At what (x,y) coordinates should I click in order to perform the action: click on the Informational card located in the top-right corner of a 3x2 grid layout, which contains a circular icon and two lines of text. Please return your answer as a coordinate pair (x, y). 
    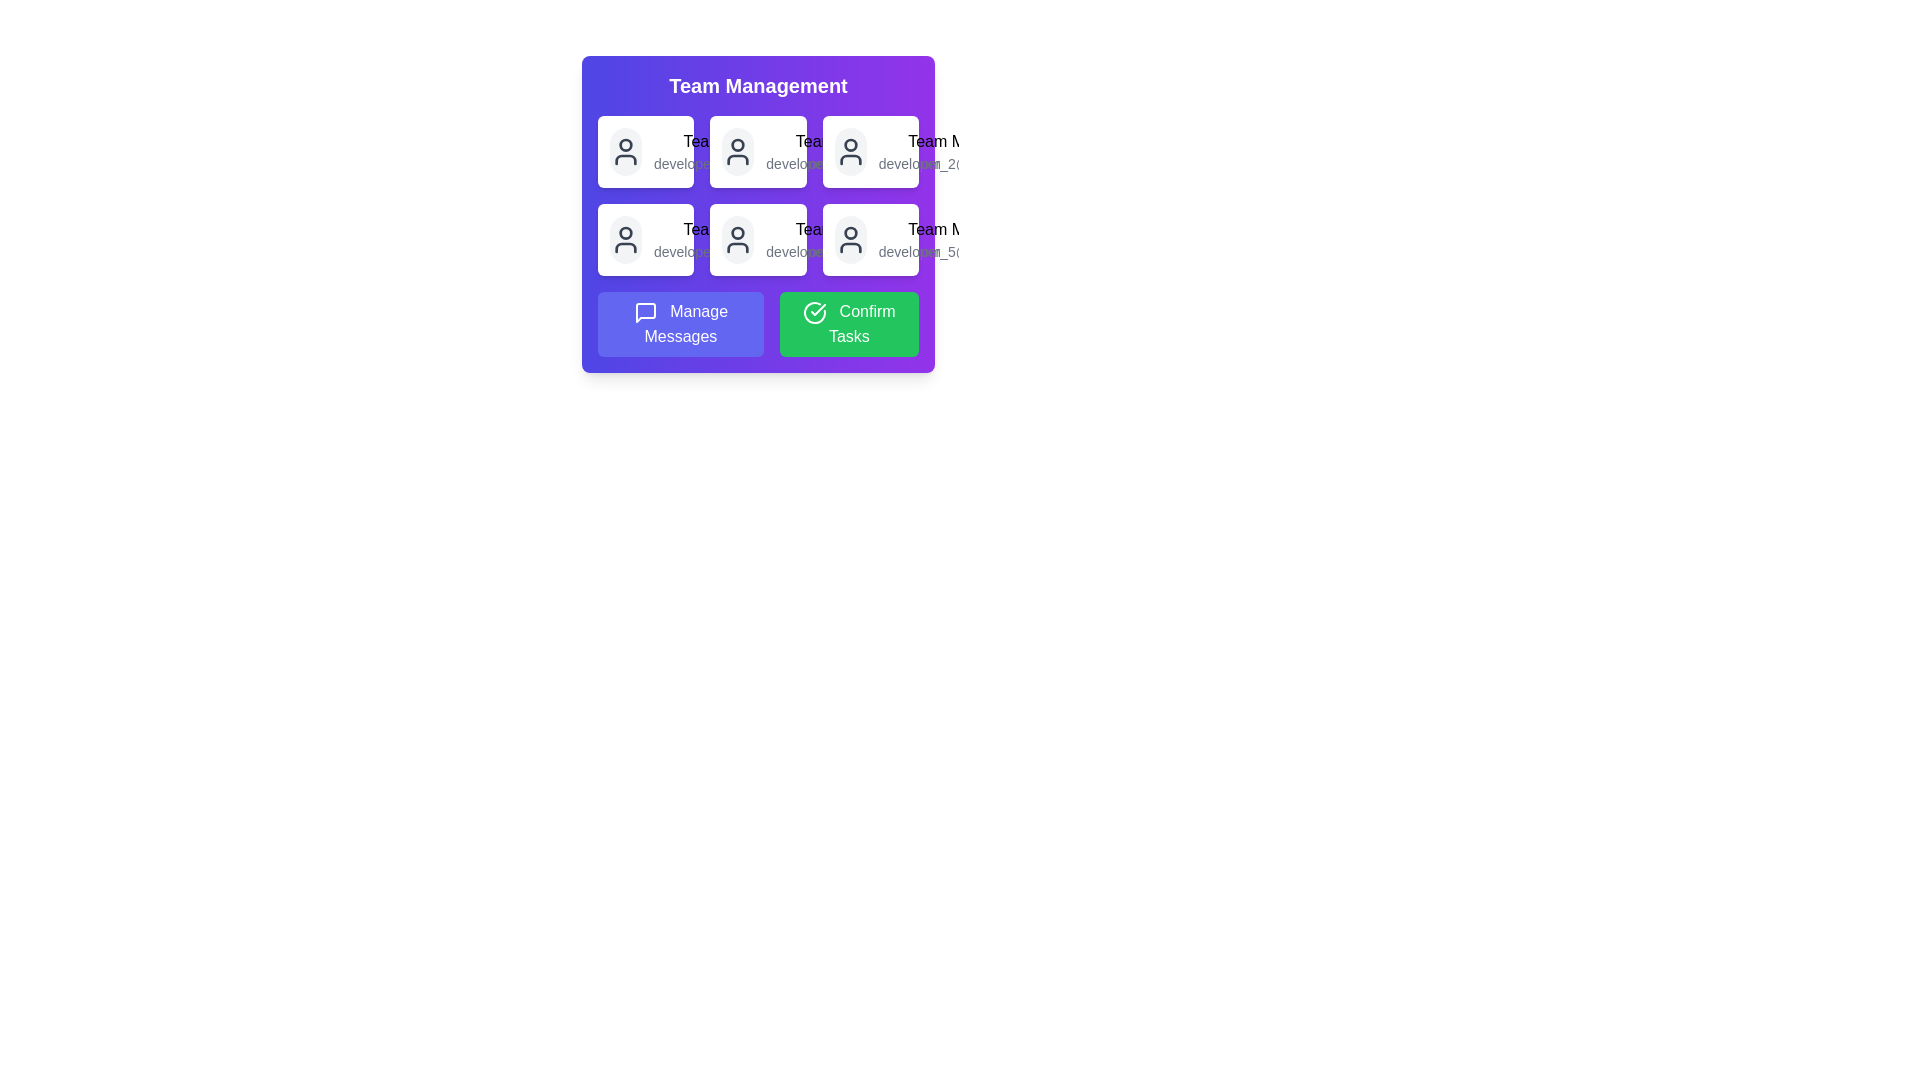
    Looking at the image, I should click on (870, 150).